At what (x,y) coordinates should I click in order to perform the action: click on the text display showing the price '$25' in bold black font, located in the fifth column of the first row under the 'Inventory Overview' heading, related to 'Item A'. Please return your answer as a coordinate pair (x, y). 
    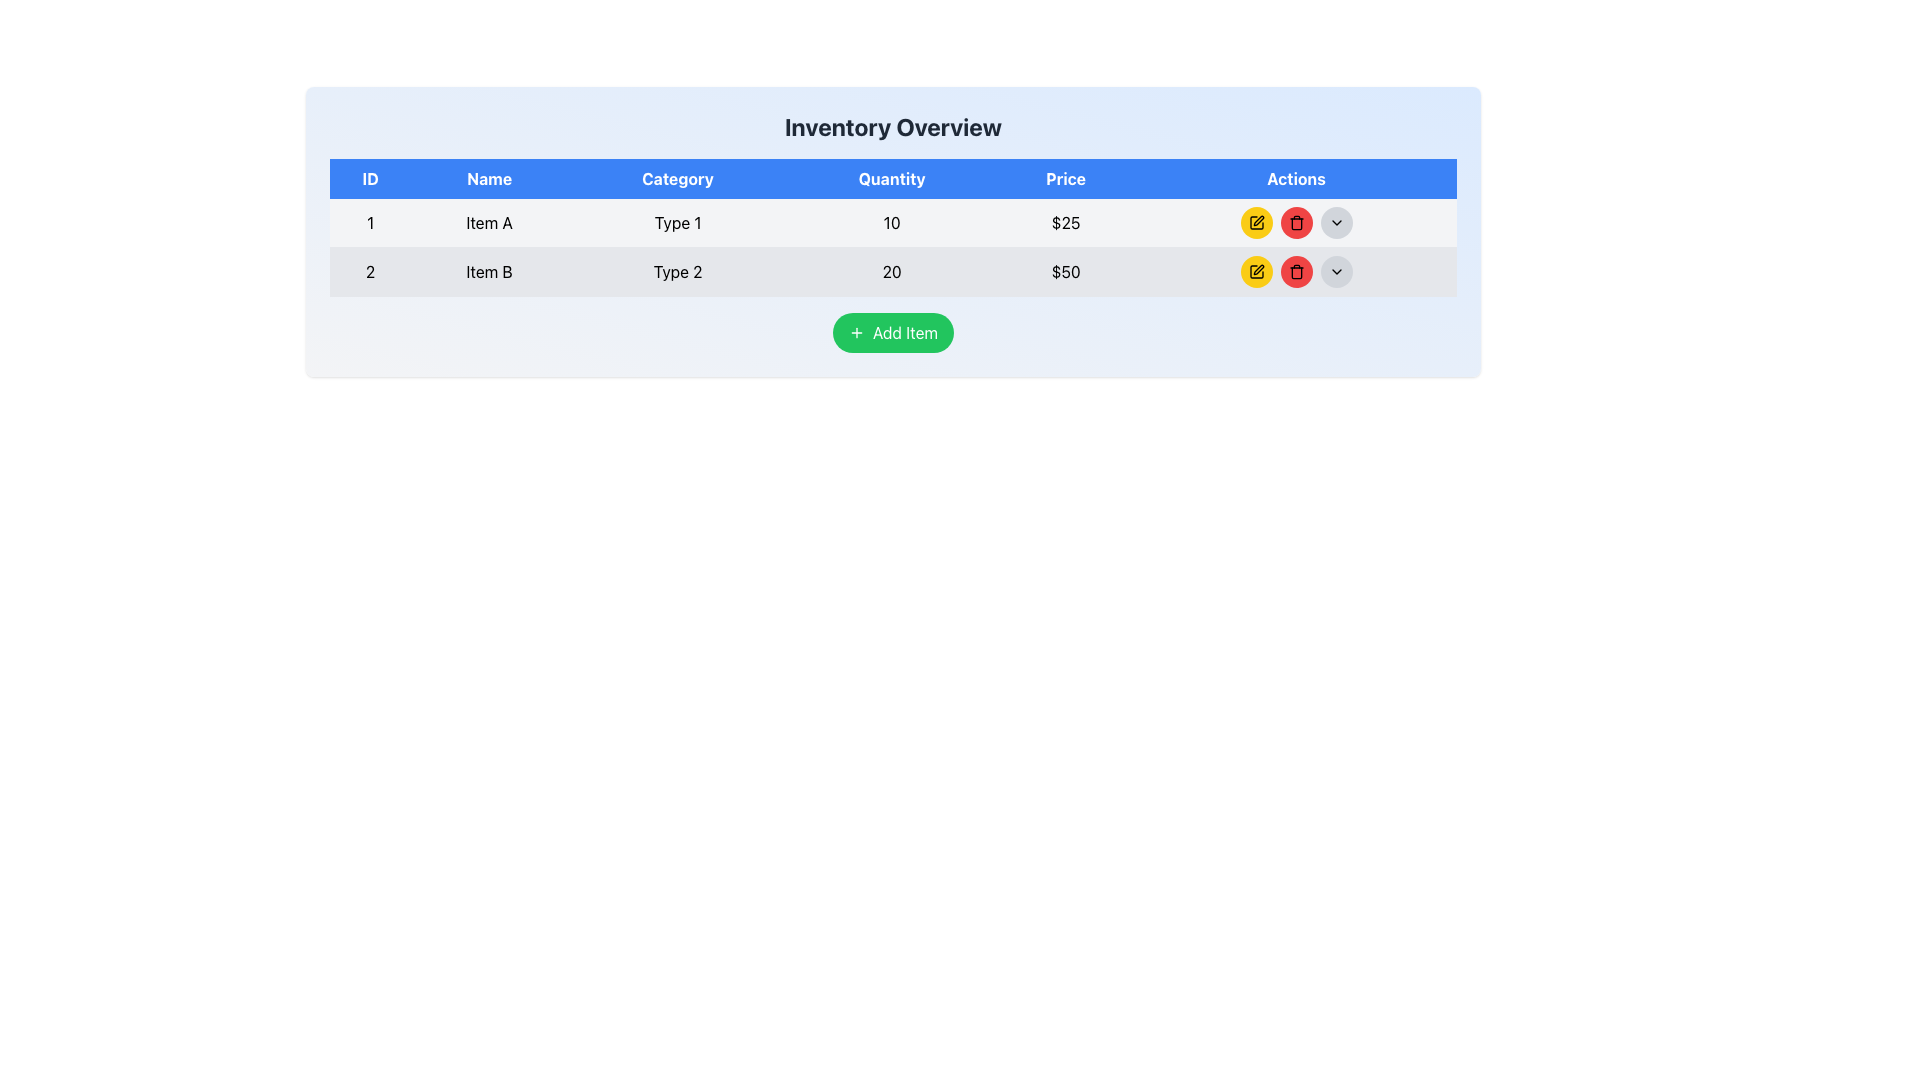
    Looking at the image, I should click on (1065, 223).